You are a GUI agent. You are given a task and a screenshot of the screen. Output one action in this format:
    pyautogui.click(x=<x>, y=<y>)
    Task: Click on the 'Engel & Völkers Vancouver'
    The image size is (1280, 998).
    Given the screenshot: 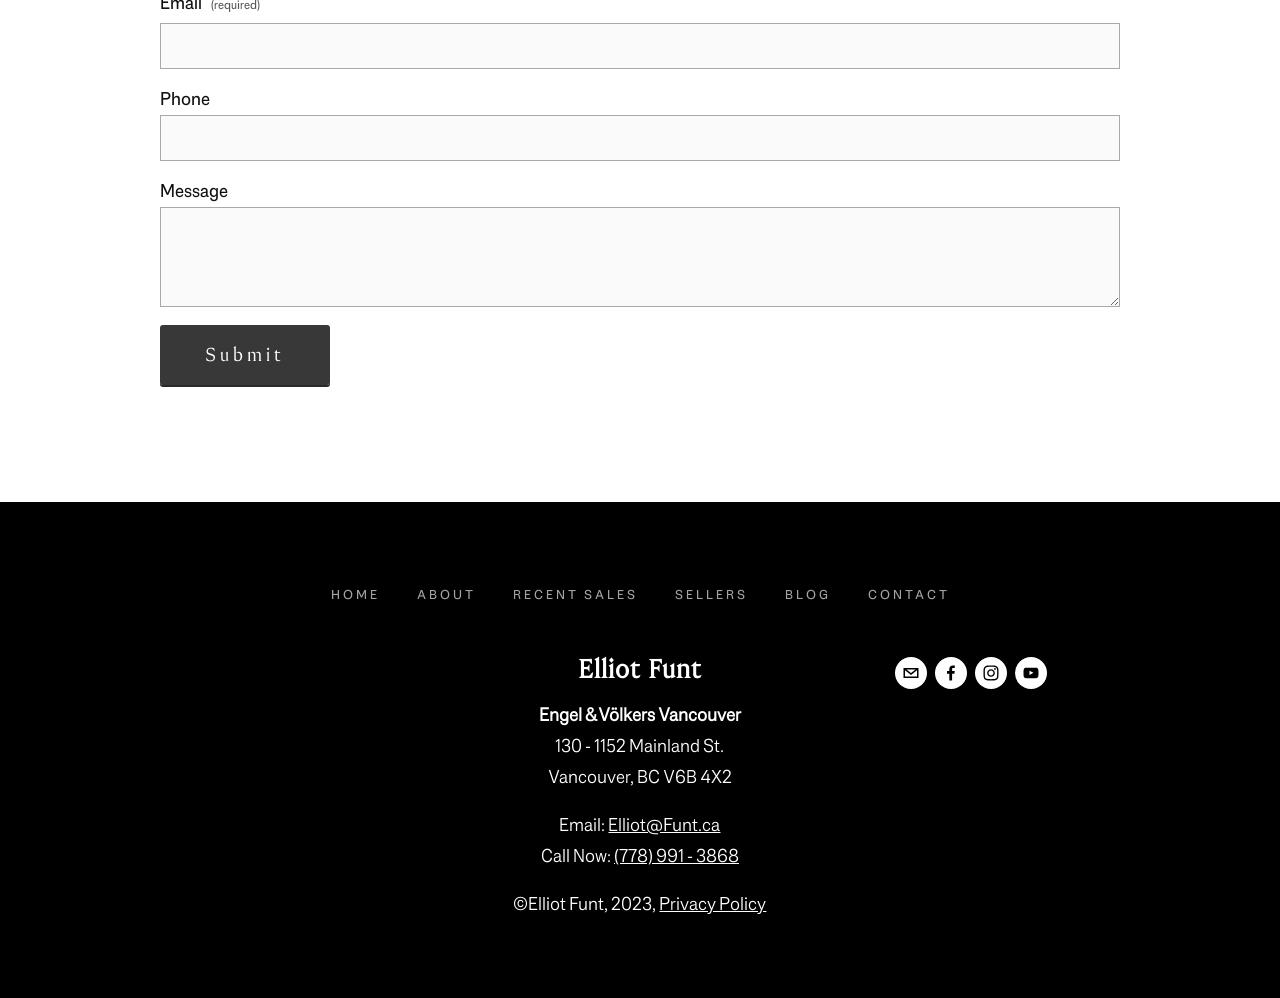 What is the action you would take?
    pyautogui.click(x=537, y=714)
    